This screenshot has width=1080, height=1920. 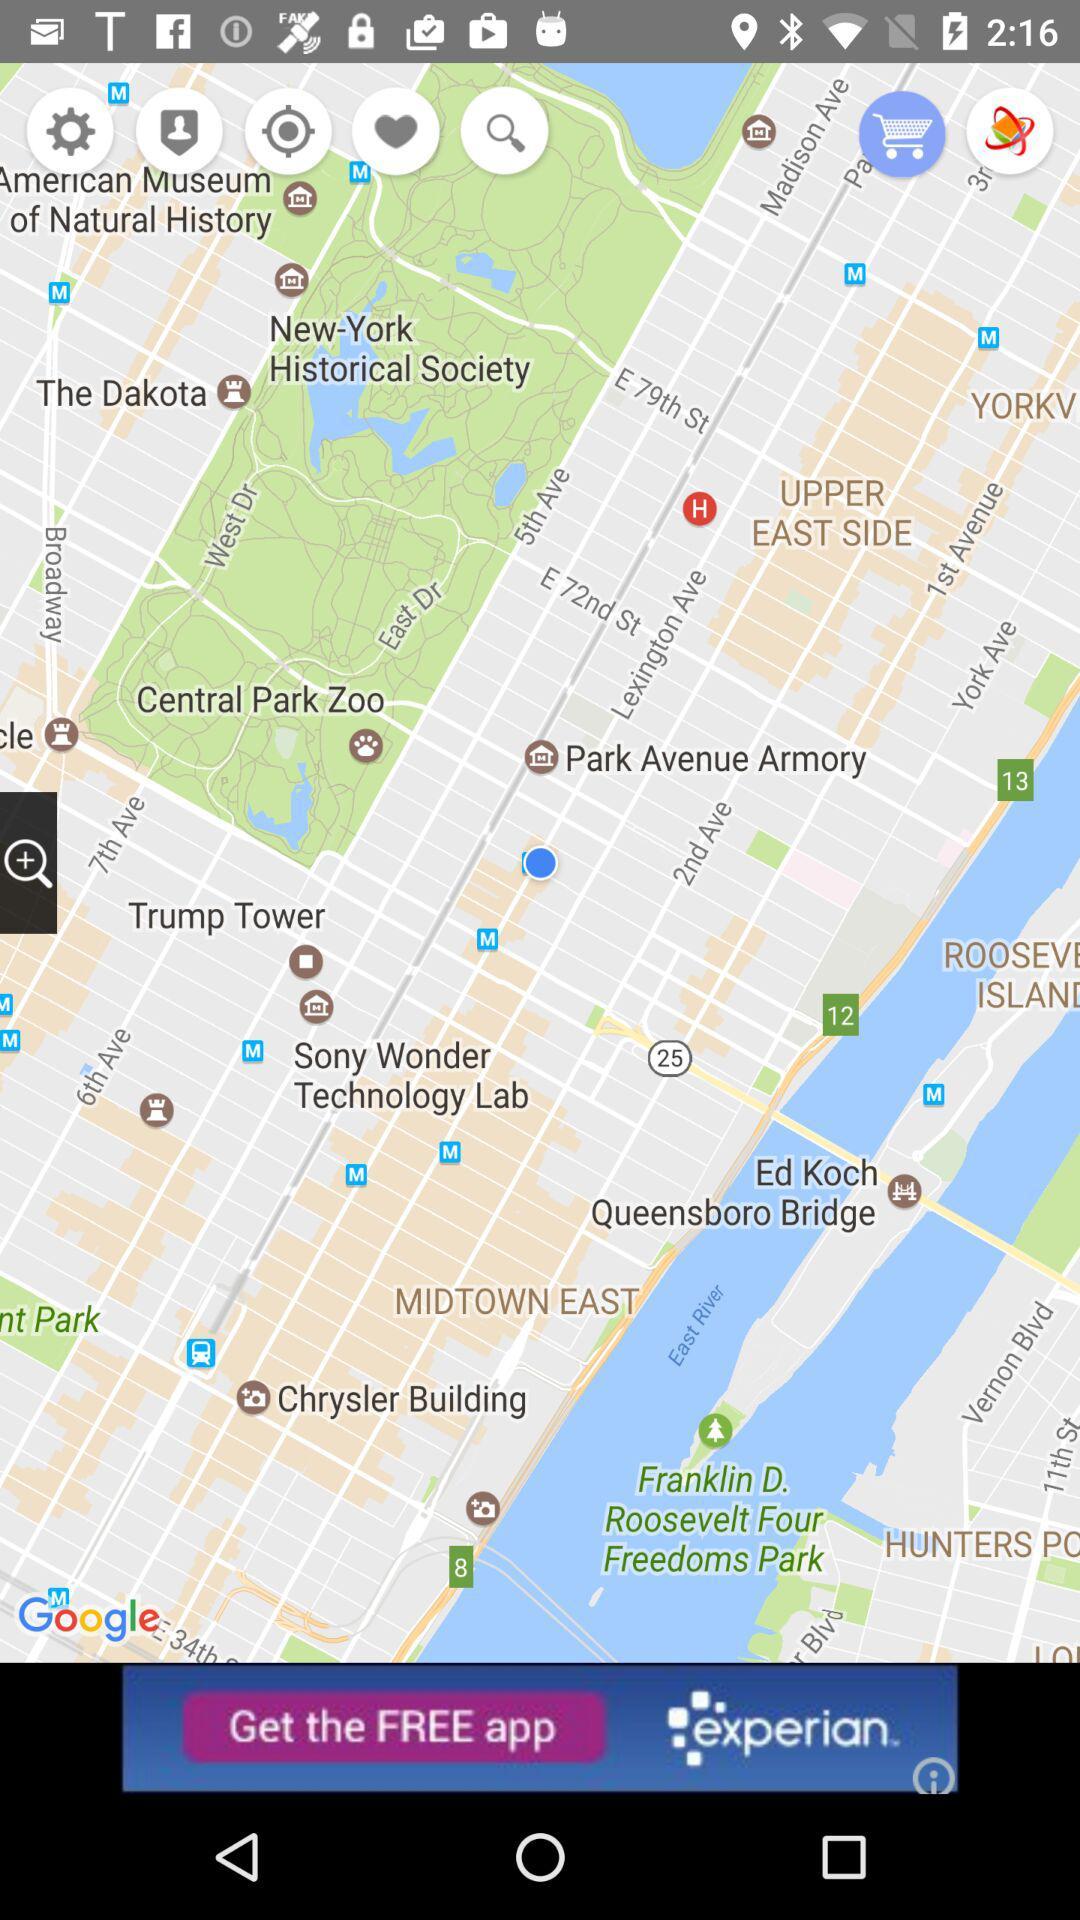 I want to click on advertisement option, so click(x=540, y=1727).